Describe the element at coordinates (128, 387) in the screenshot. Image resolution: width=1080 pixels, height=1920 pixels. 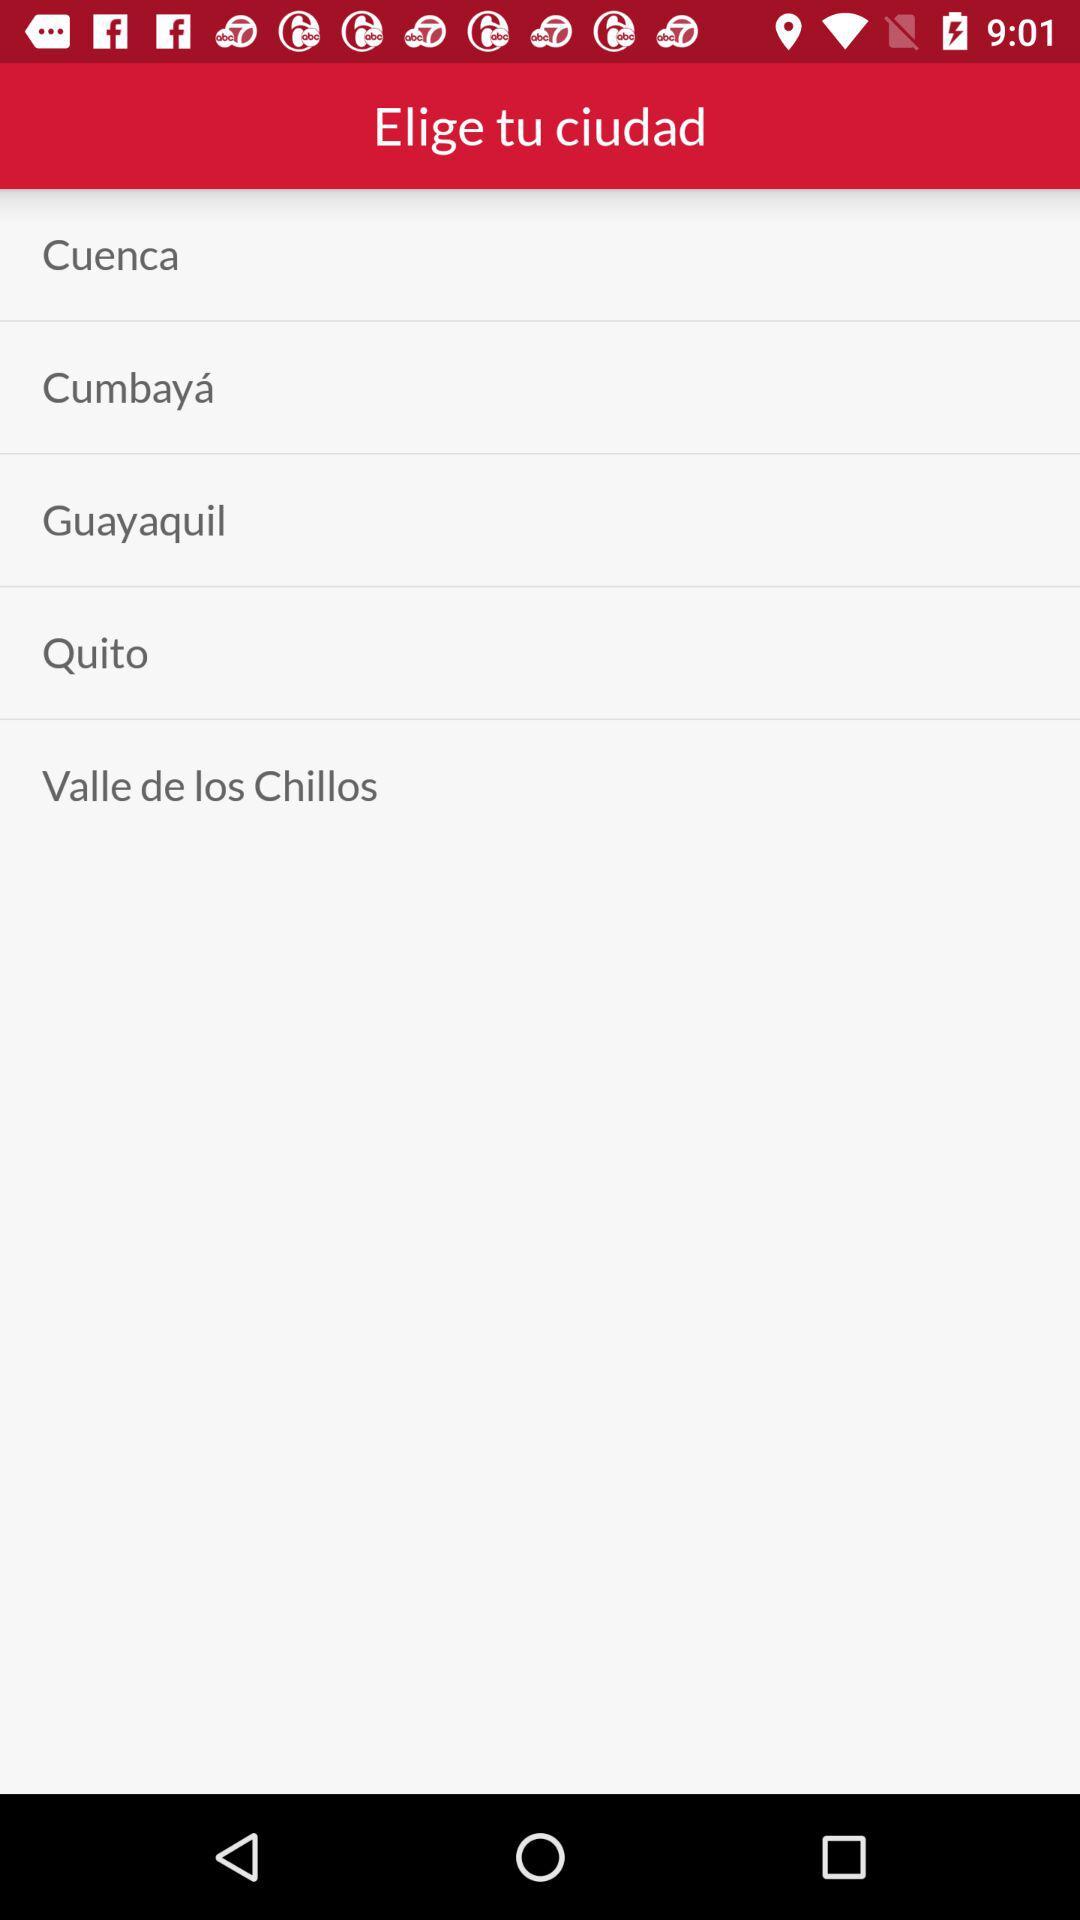
I see `the item above guayaquil icon` at that location.